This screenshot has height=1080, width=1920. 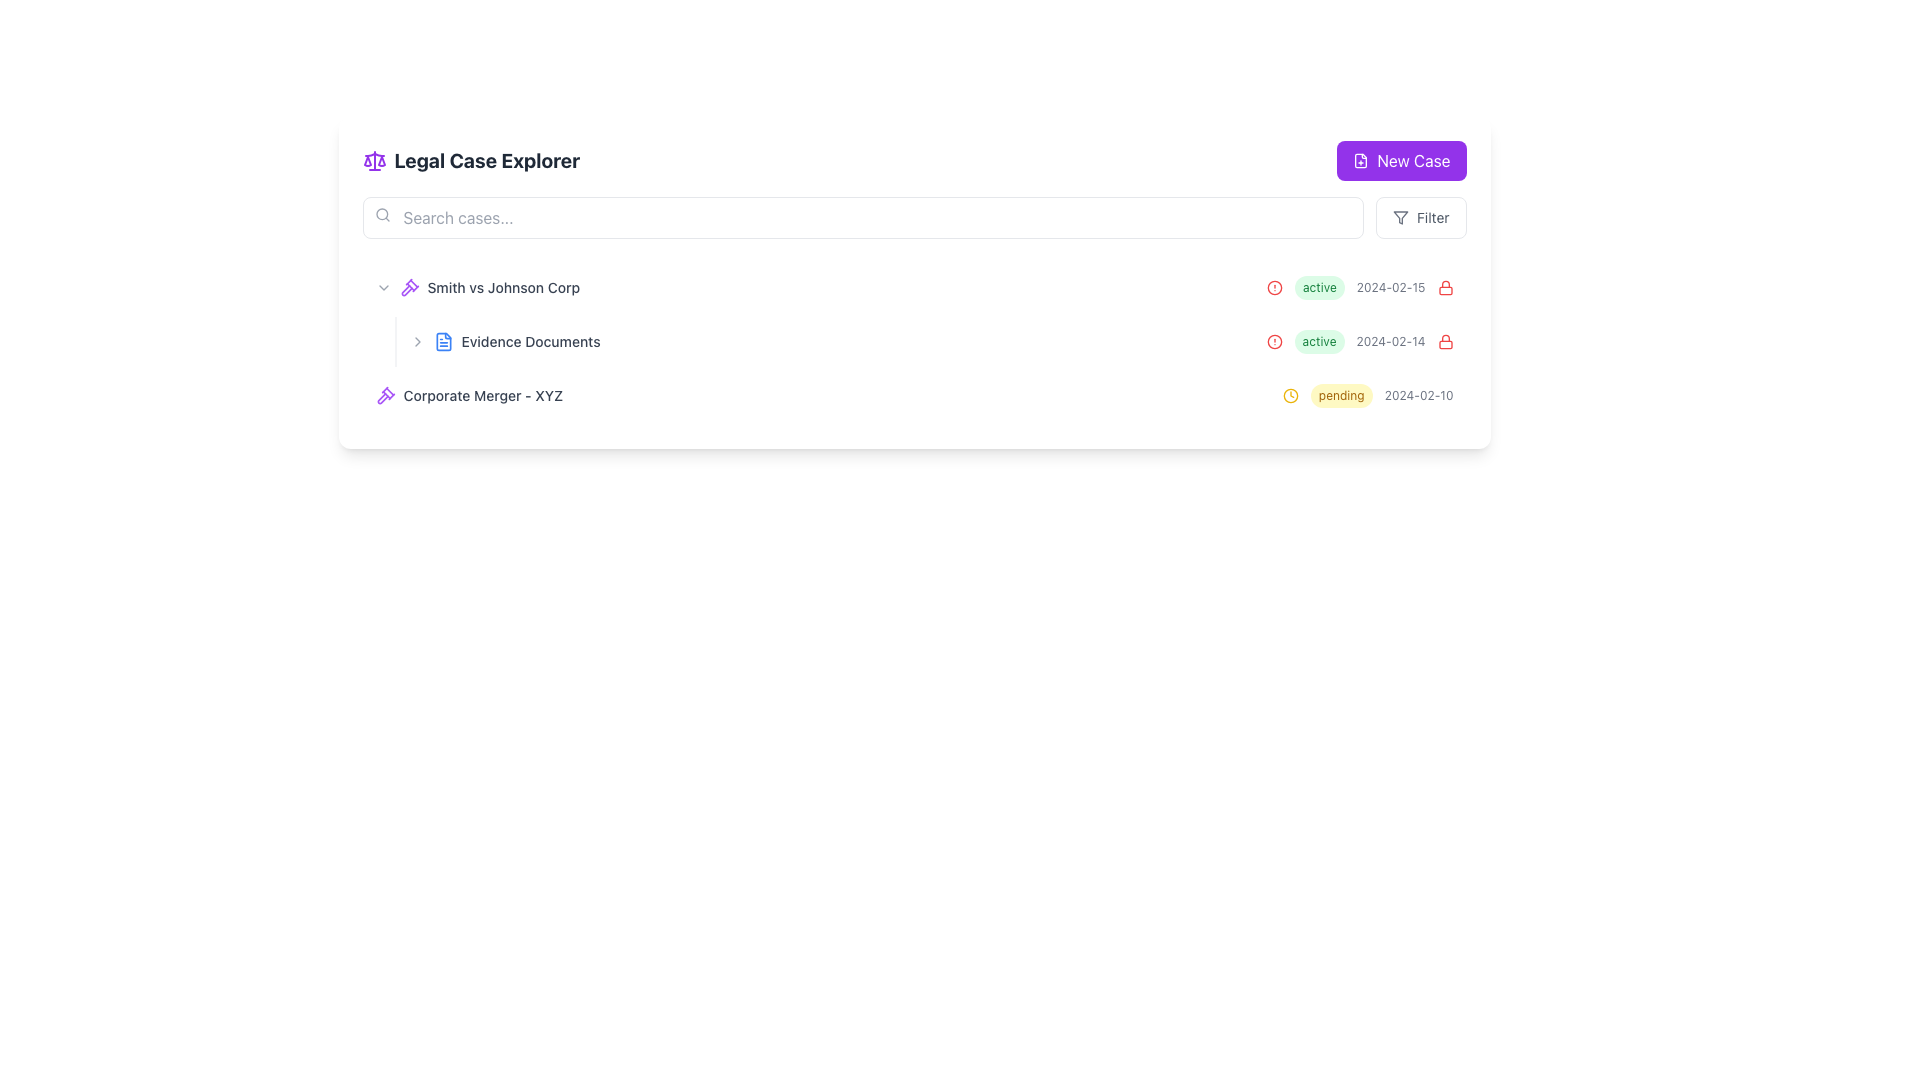 What do you see at coordinates (1432, 218) in the screenshot?
I see `the descriptive text label located next to the filter icon in the top-right section of the interface to potentially reveal tooltips` at bounding box center [1432, 218].